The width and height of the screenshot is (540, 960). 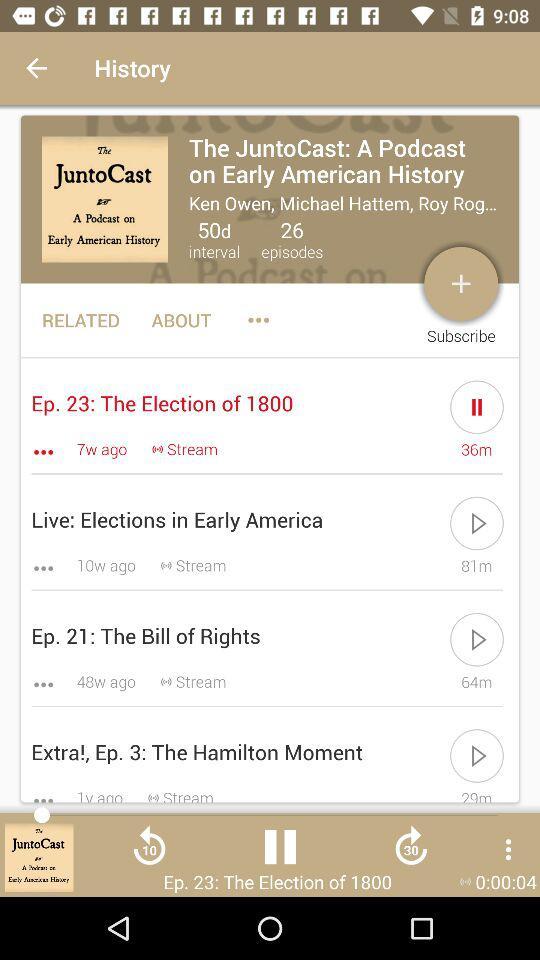 I want to click on the pause icon, so click(x=279, y=853).